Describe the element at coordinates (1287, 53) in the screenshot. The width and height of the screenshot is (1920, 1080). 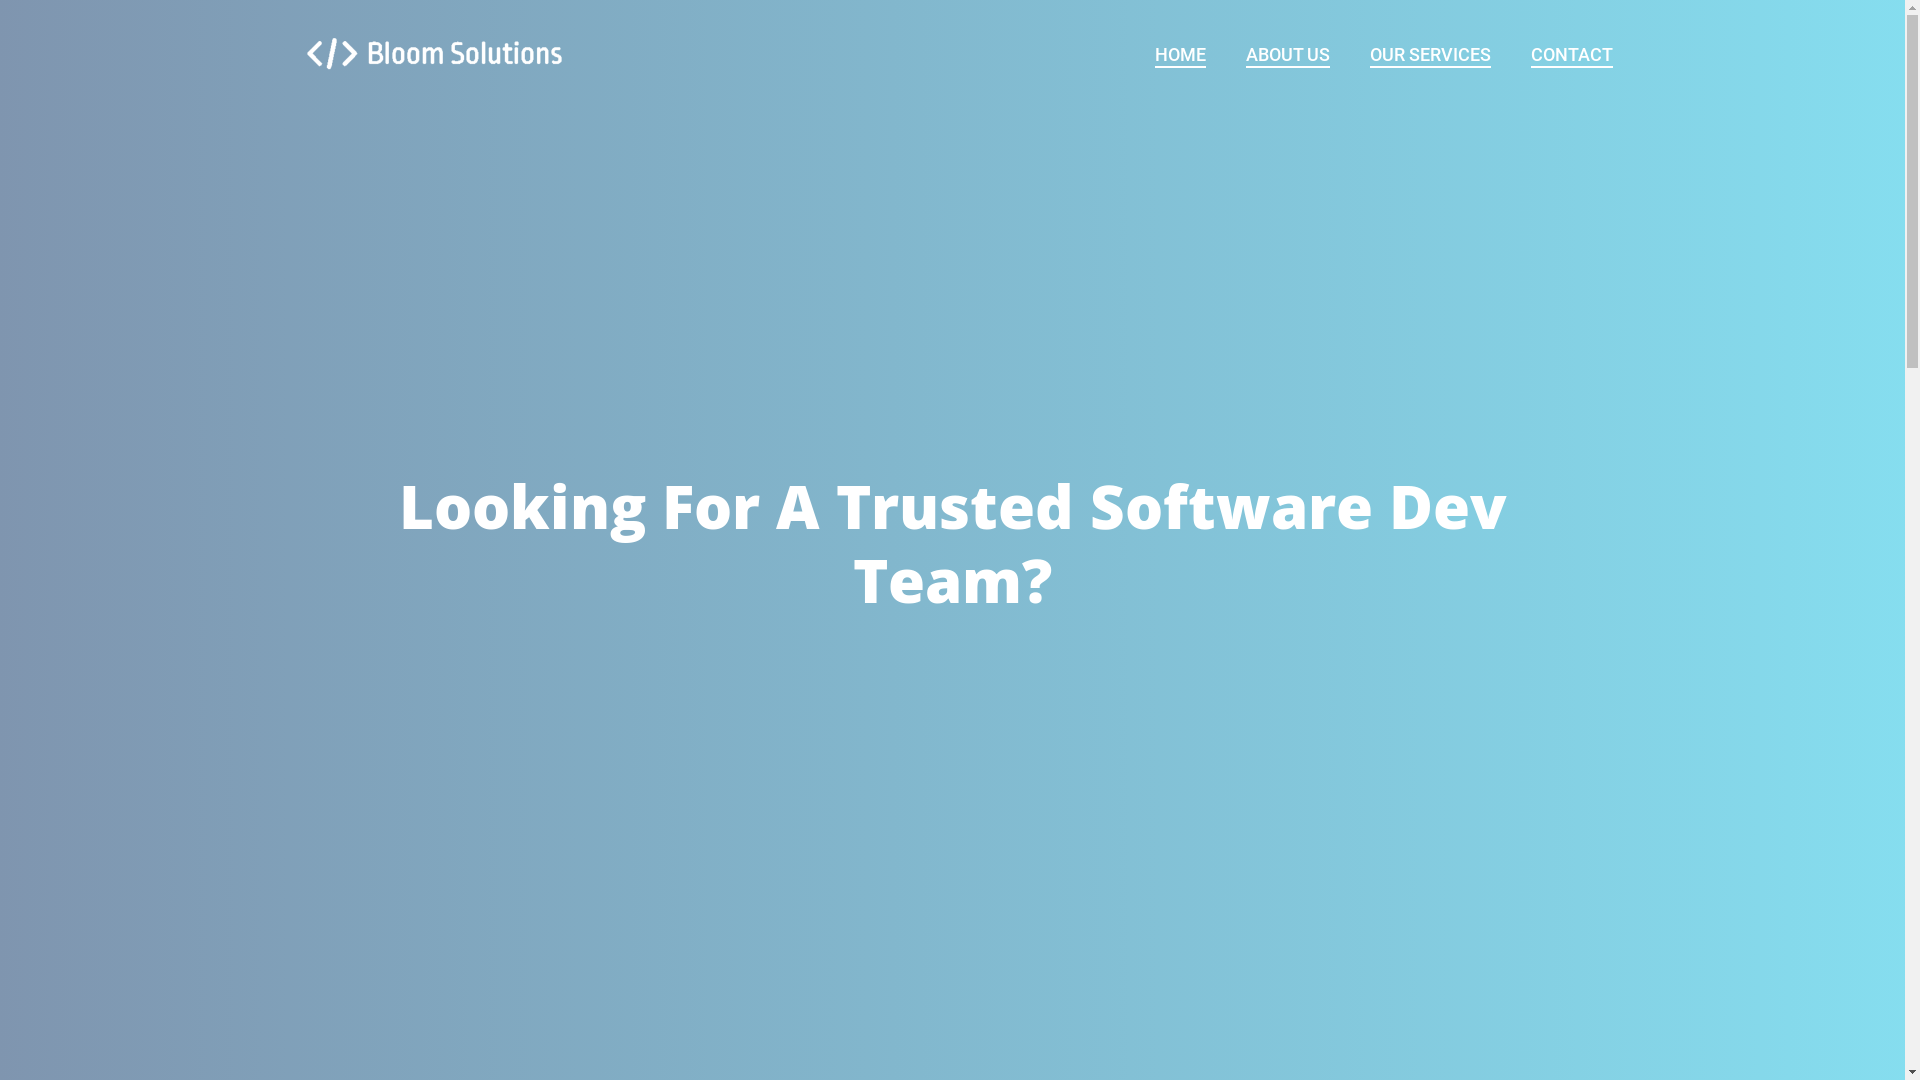
I see `'ABOUT US'` at that location.